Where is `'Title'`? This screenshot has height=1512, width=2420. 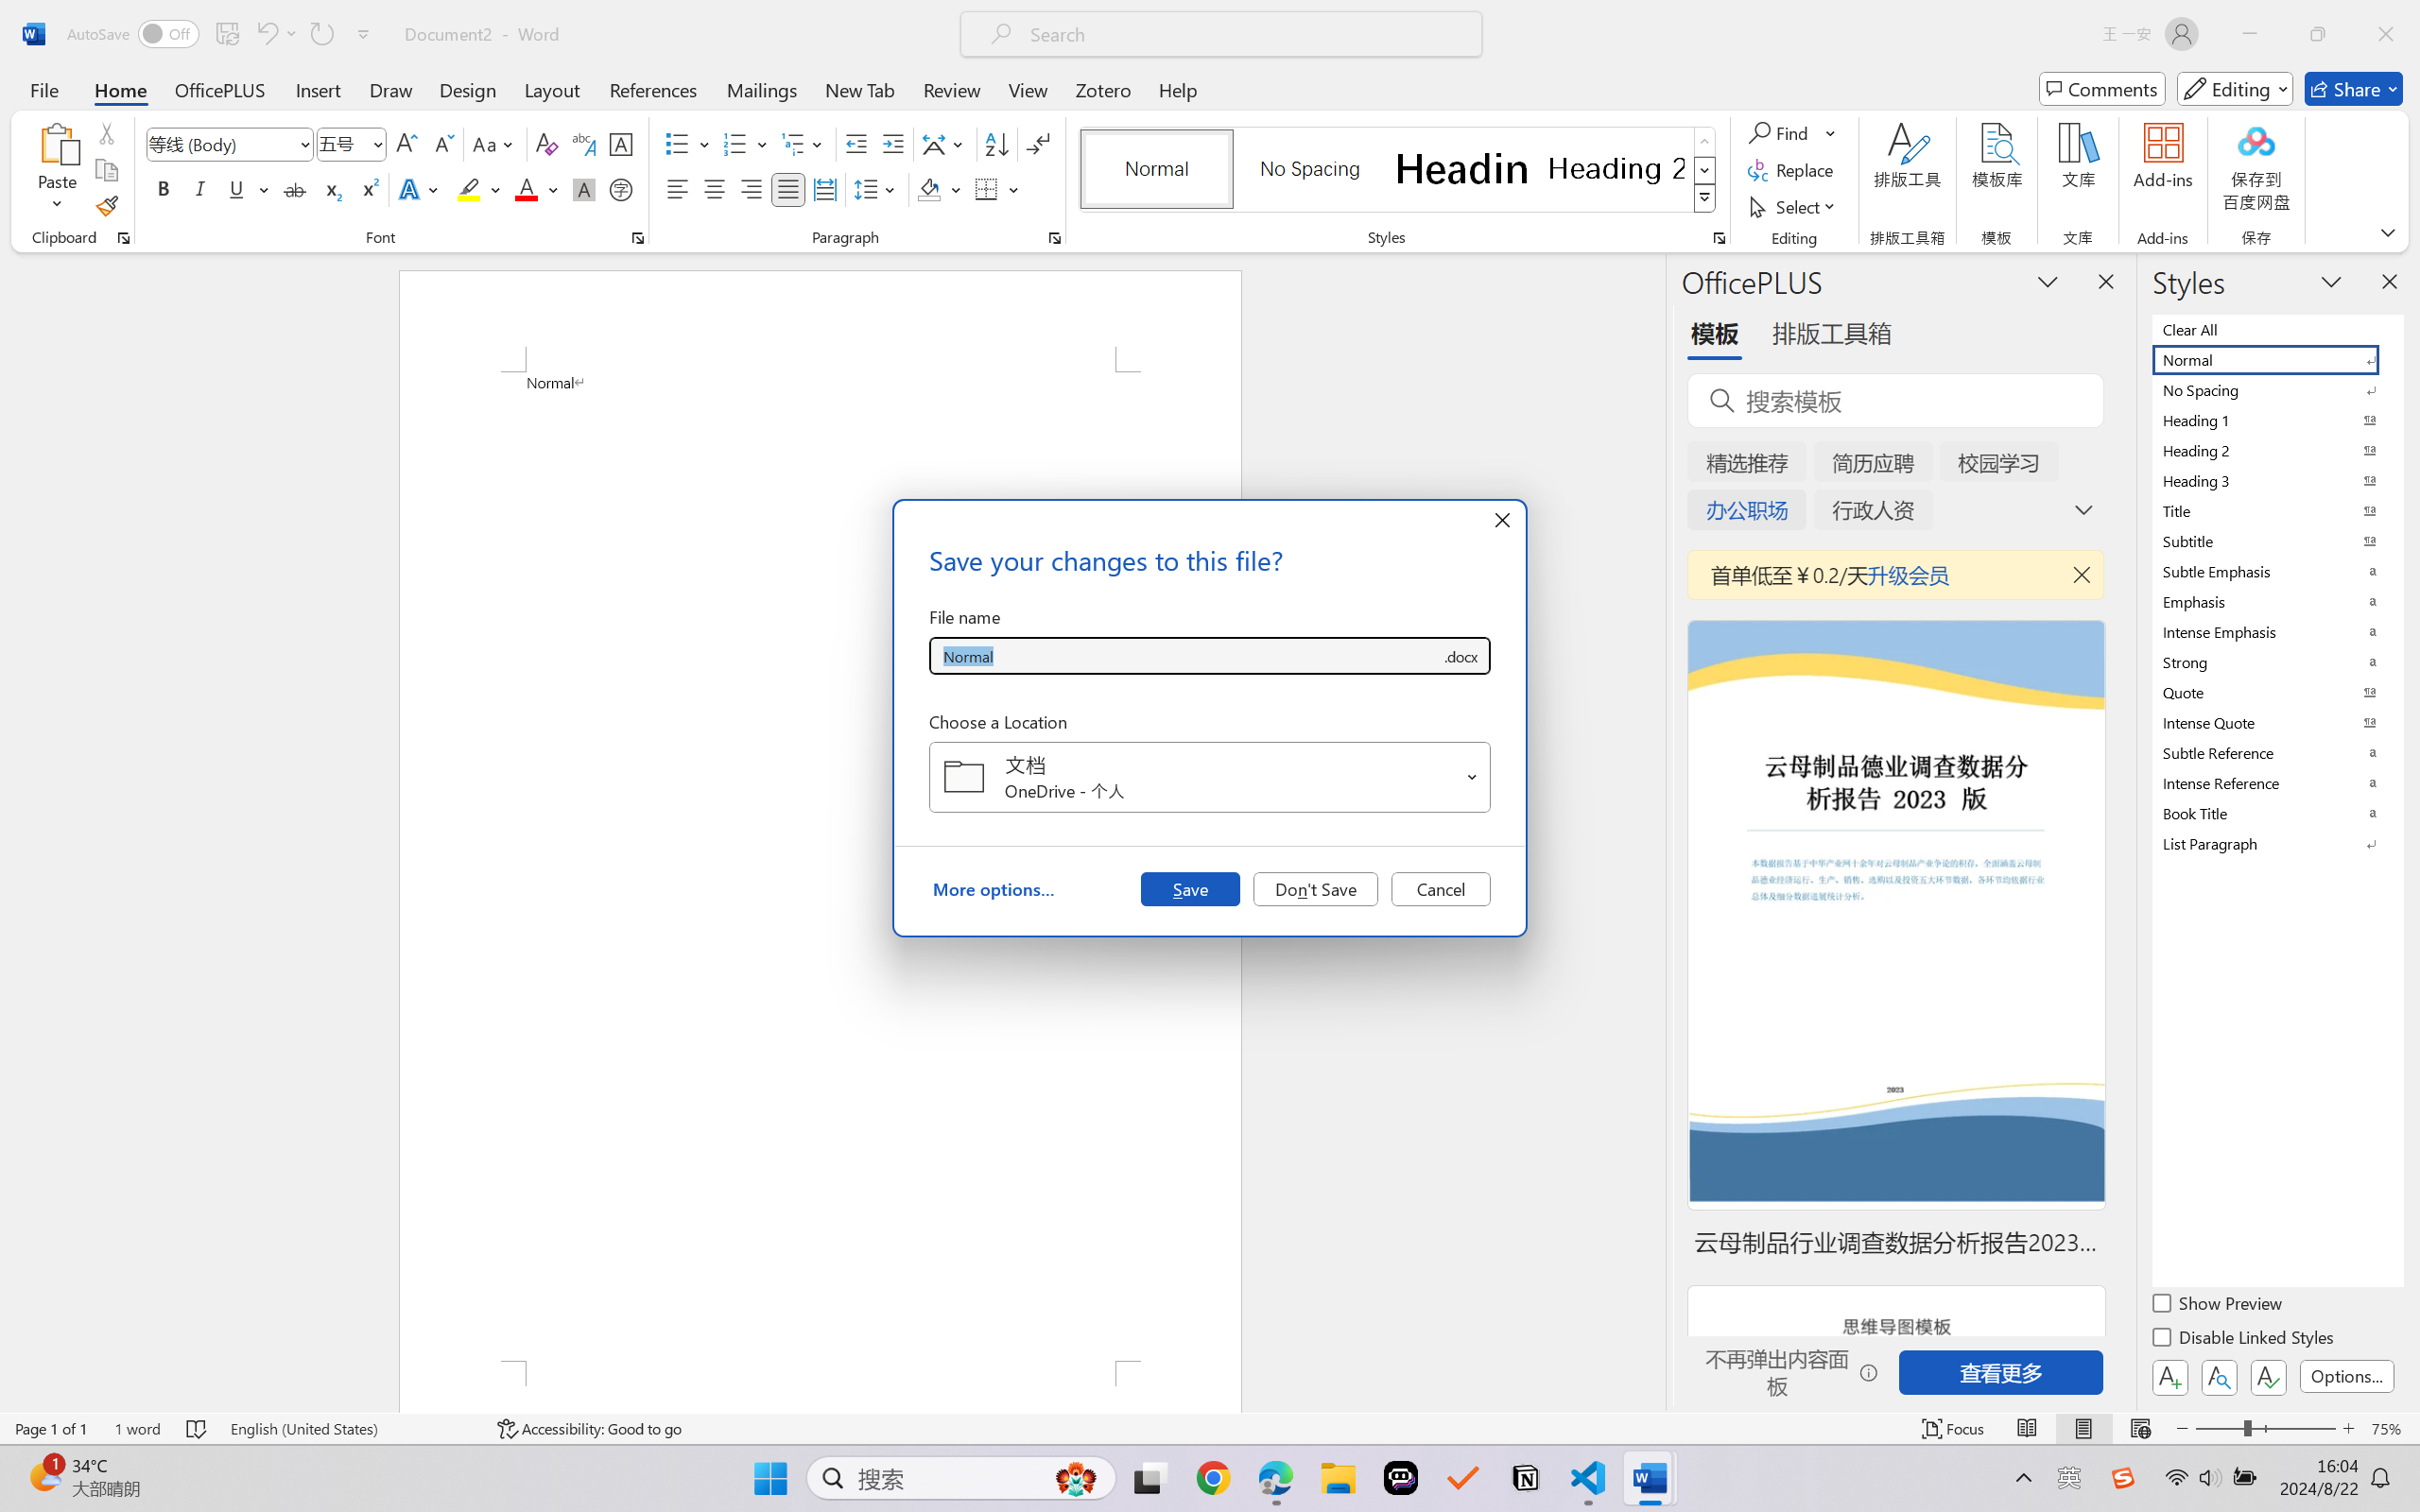
'Title' is located at coordinates (2275, 509).